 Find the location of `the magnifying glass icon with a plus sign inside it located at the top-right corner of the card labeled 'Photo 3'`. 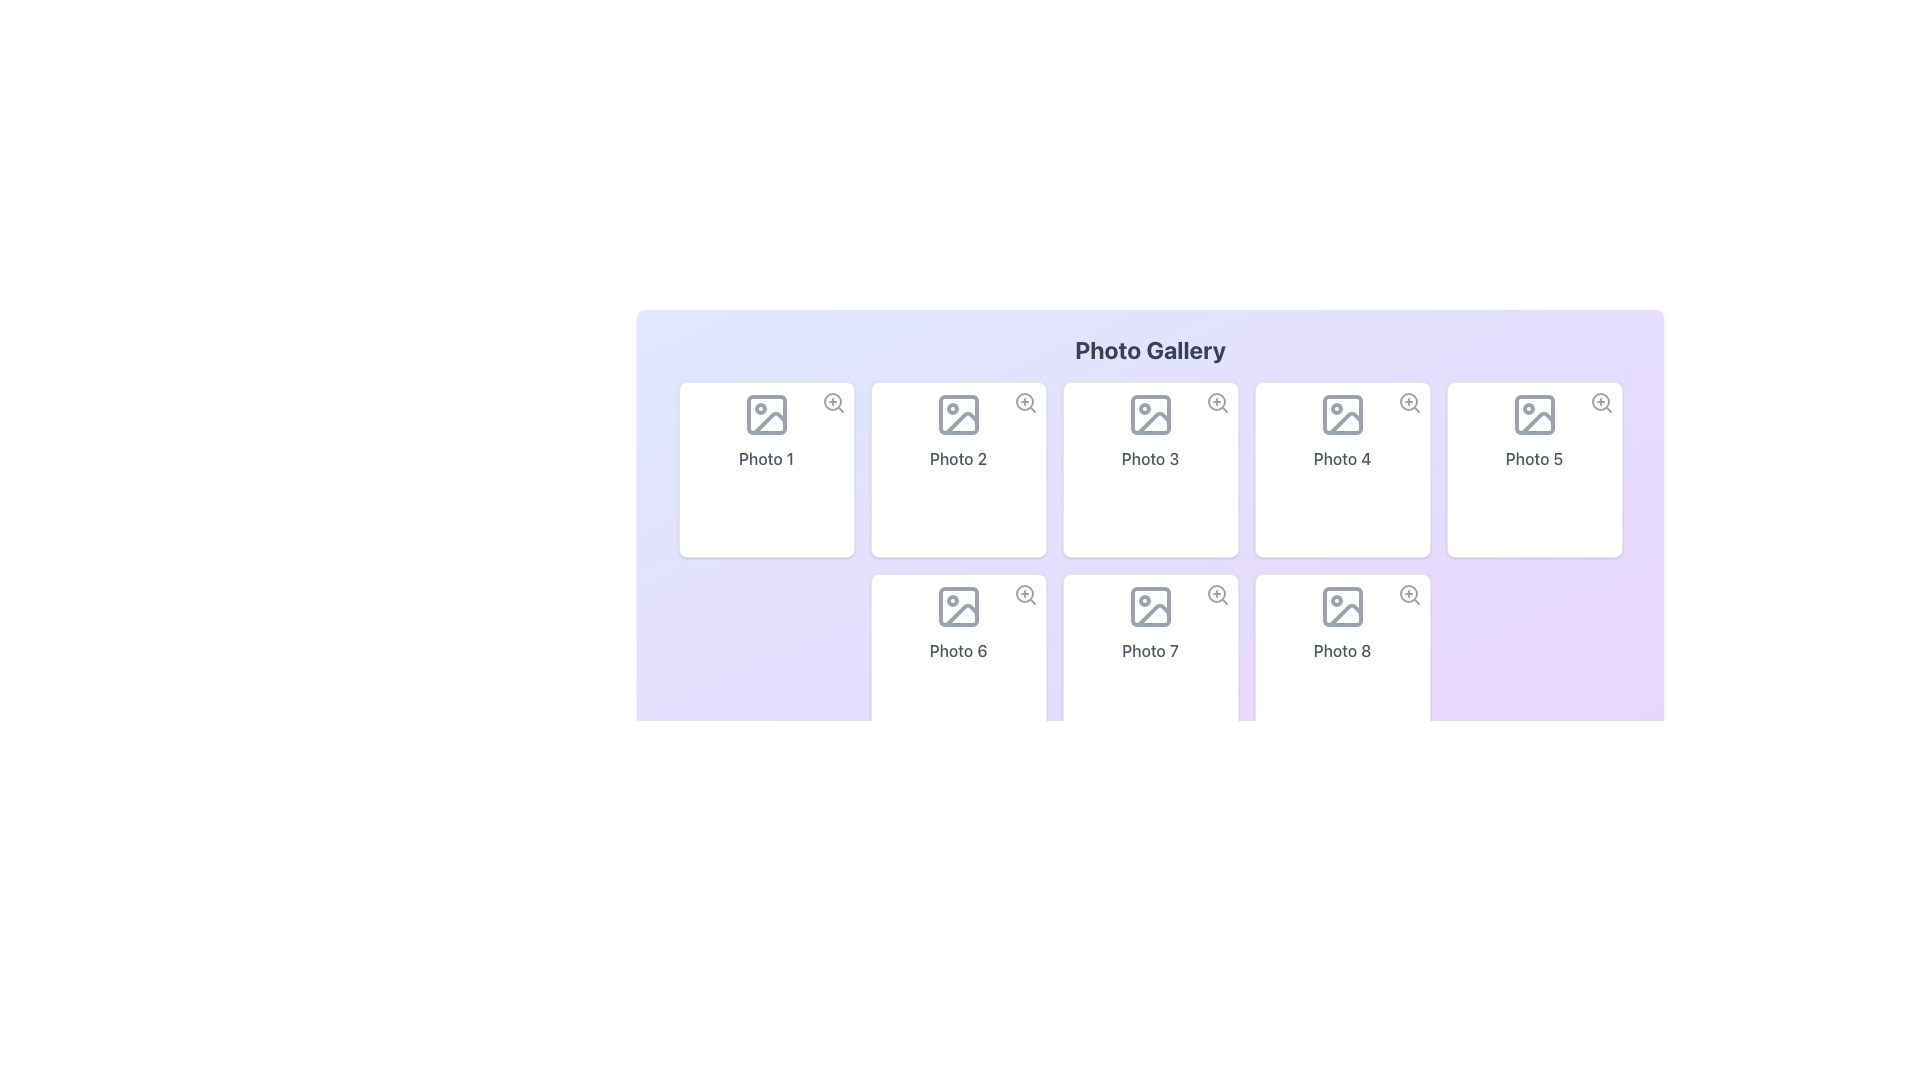

the magnifying glass icon with a plus sign inside it located at the top-right corner of the card labeled 'Photo 3' is located at coordinates (1216, 402).